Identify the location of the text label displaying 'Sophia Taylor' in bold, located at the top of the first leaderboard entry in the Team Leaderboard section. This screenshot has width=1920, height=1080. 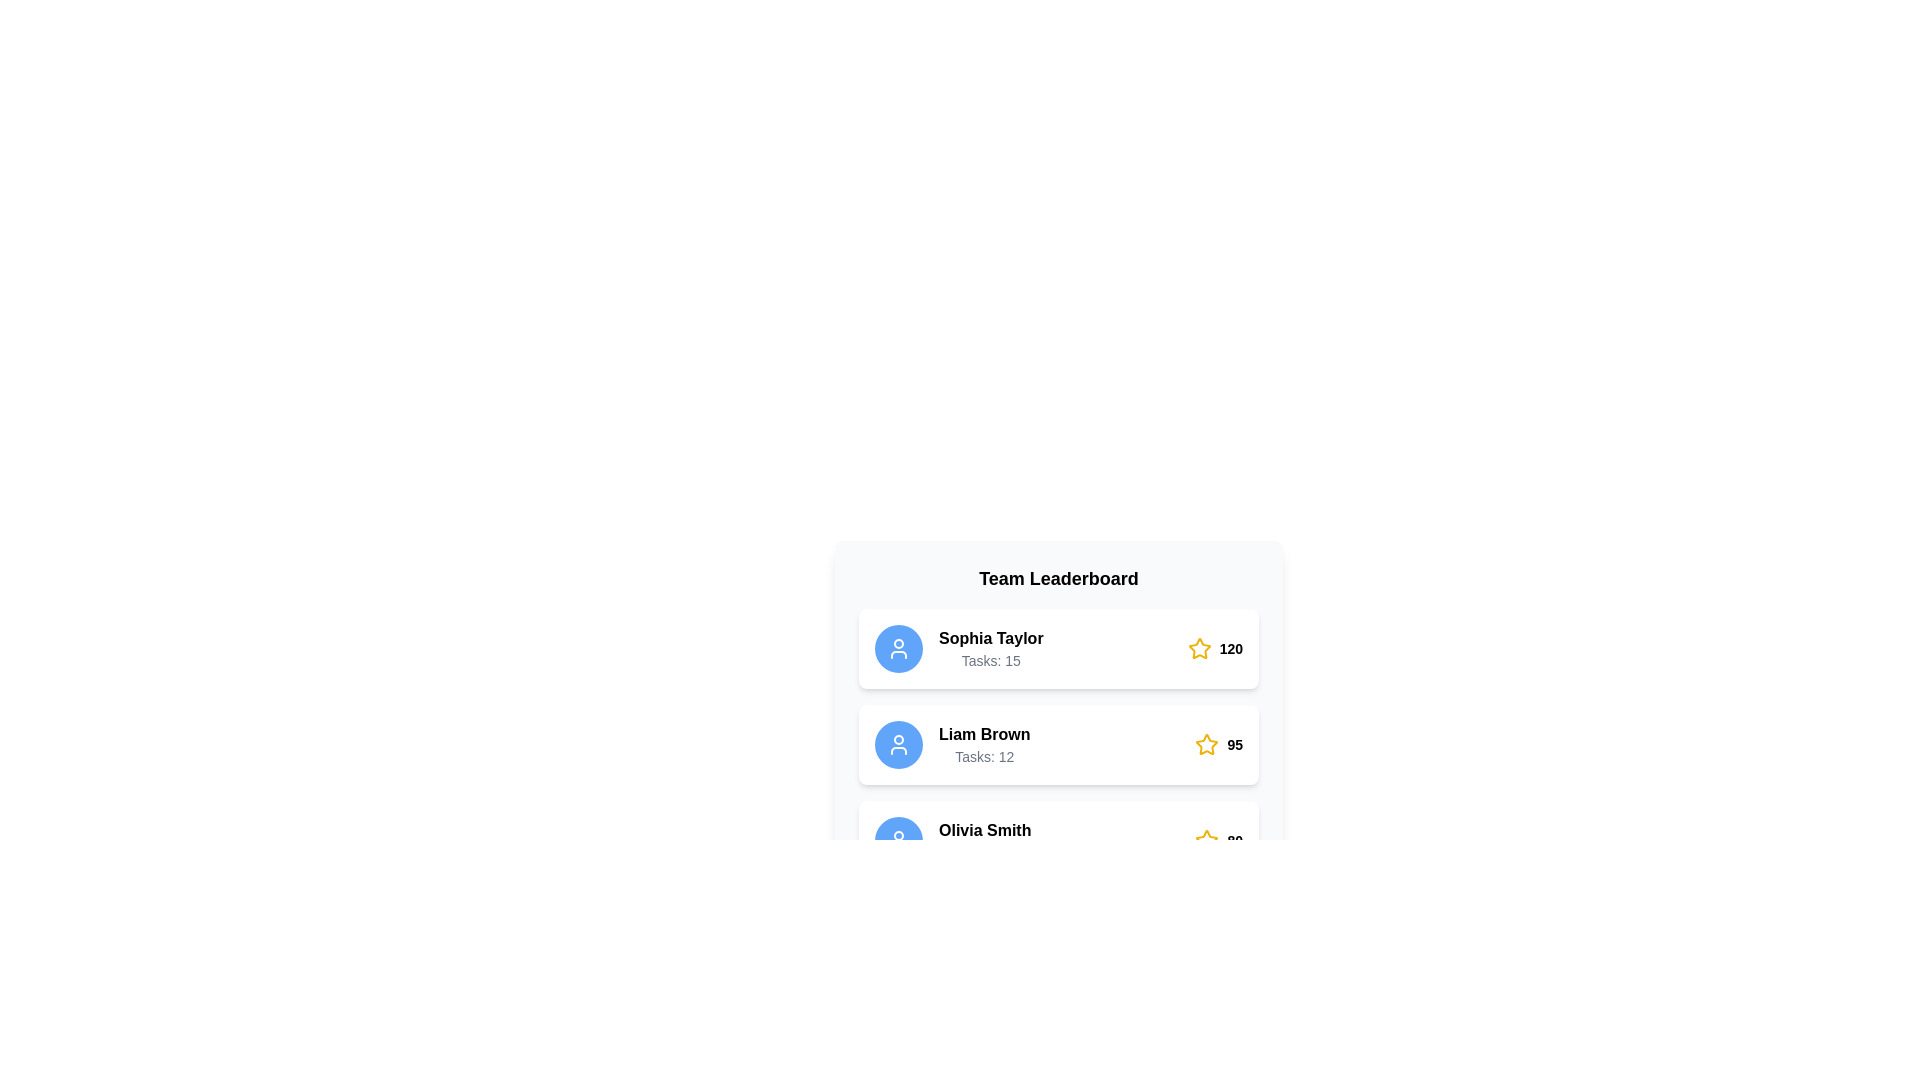
(991, 639).